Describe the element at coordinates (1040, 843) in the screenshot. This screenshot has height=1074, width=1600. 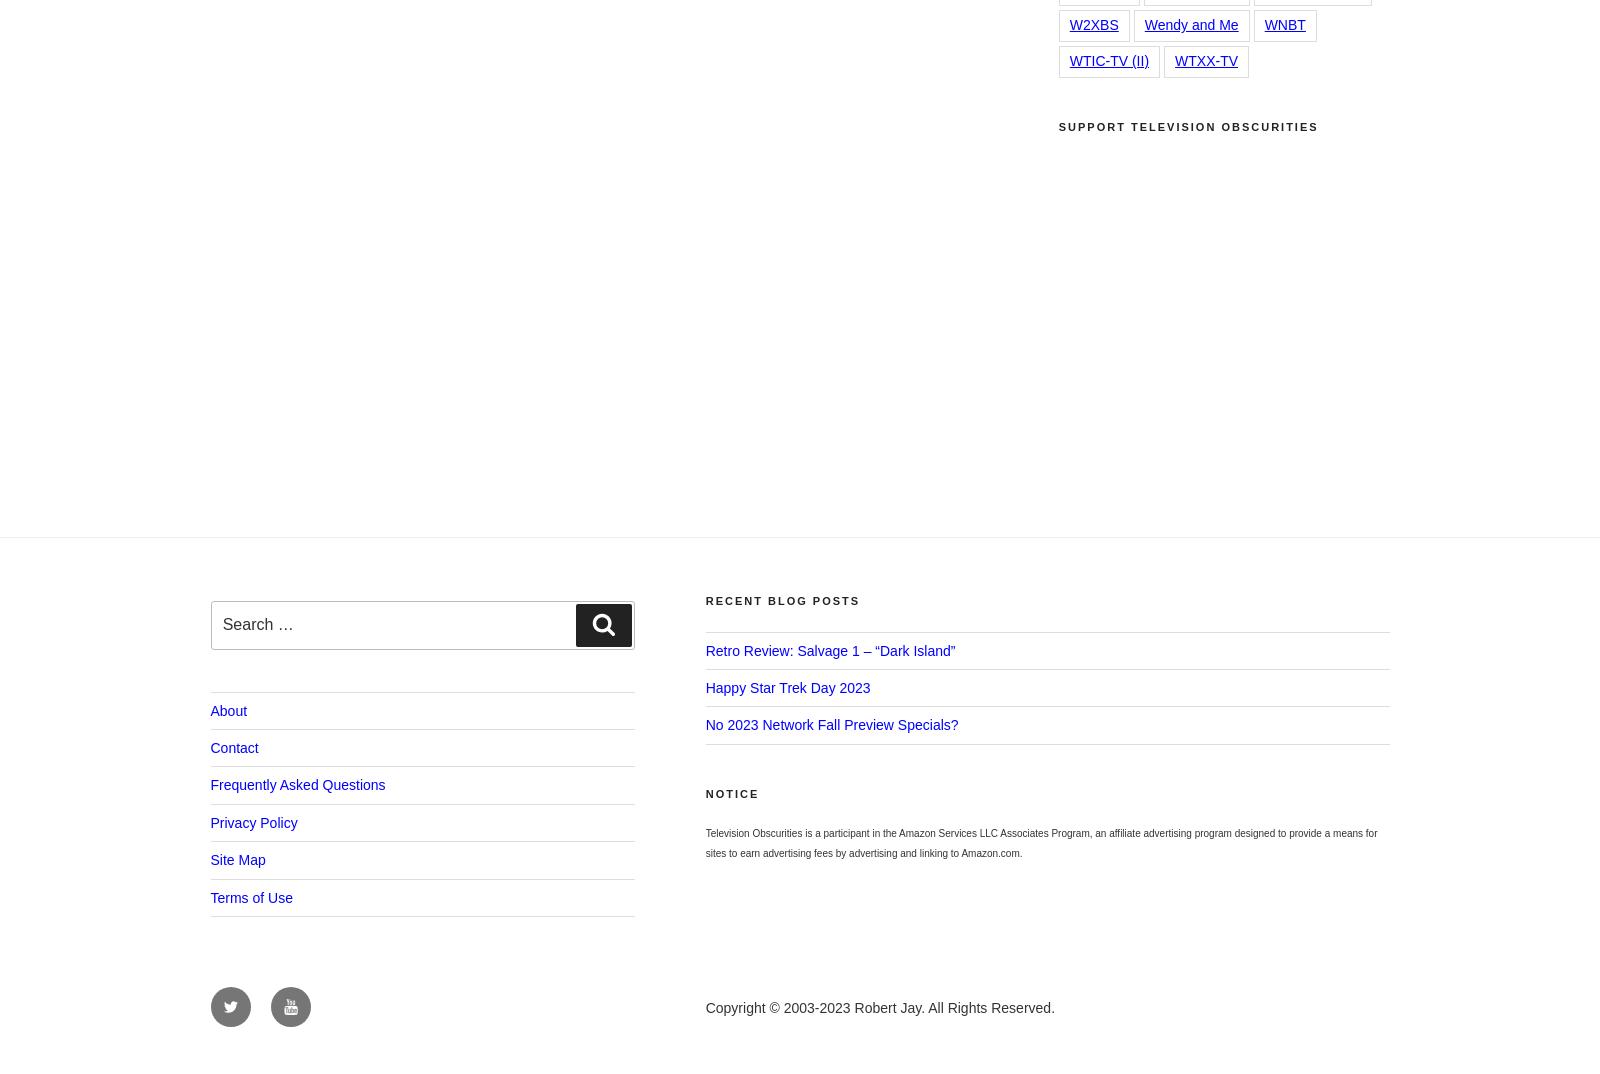
I see `'Television Obscurities is a participant in the Amazon Services LLC Associates Program, an affiliate advertising program designed to provide a means for sites to earn advertising fees by advertising and linking to Amazon.com.'` at that location.